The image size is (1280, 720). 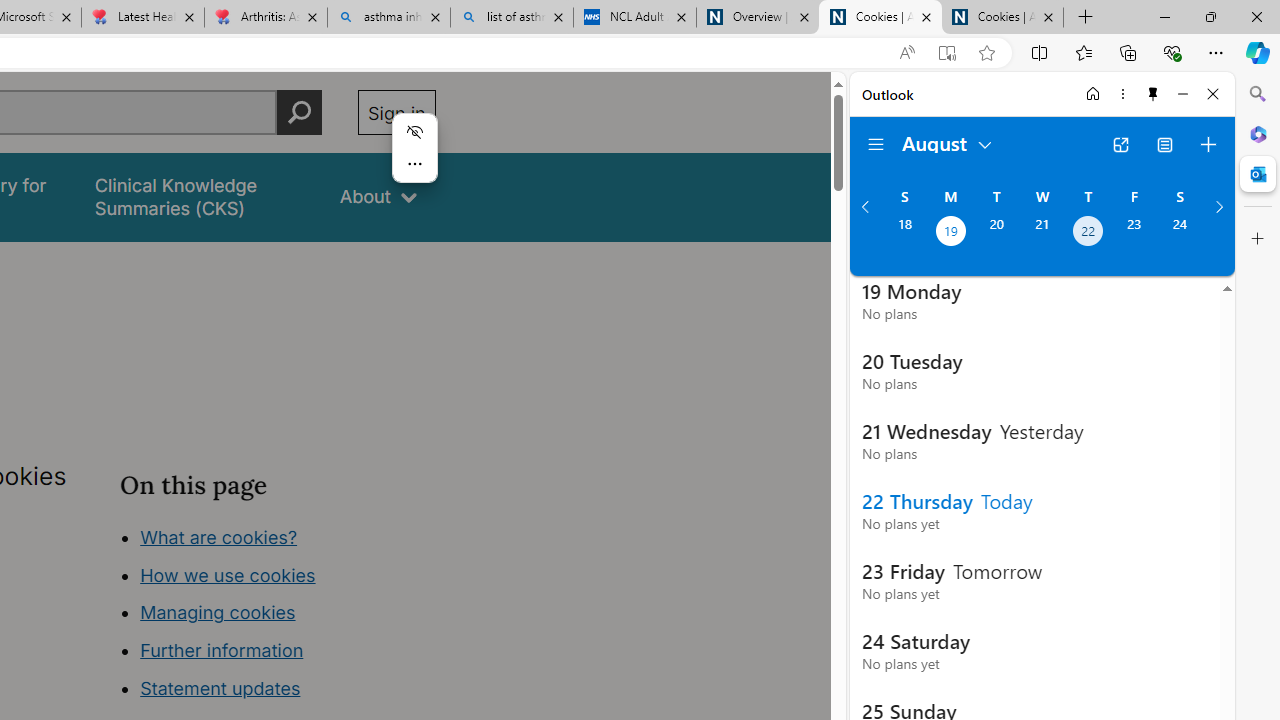 What do you see at coordinates (1041, 232) in the screenshot?
I see `'Wednesday, August 21, 2024. '` at bounding box center [1041, 232].